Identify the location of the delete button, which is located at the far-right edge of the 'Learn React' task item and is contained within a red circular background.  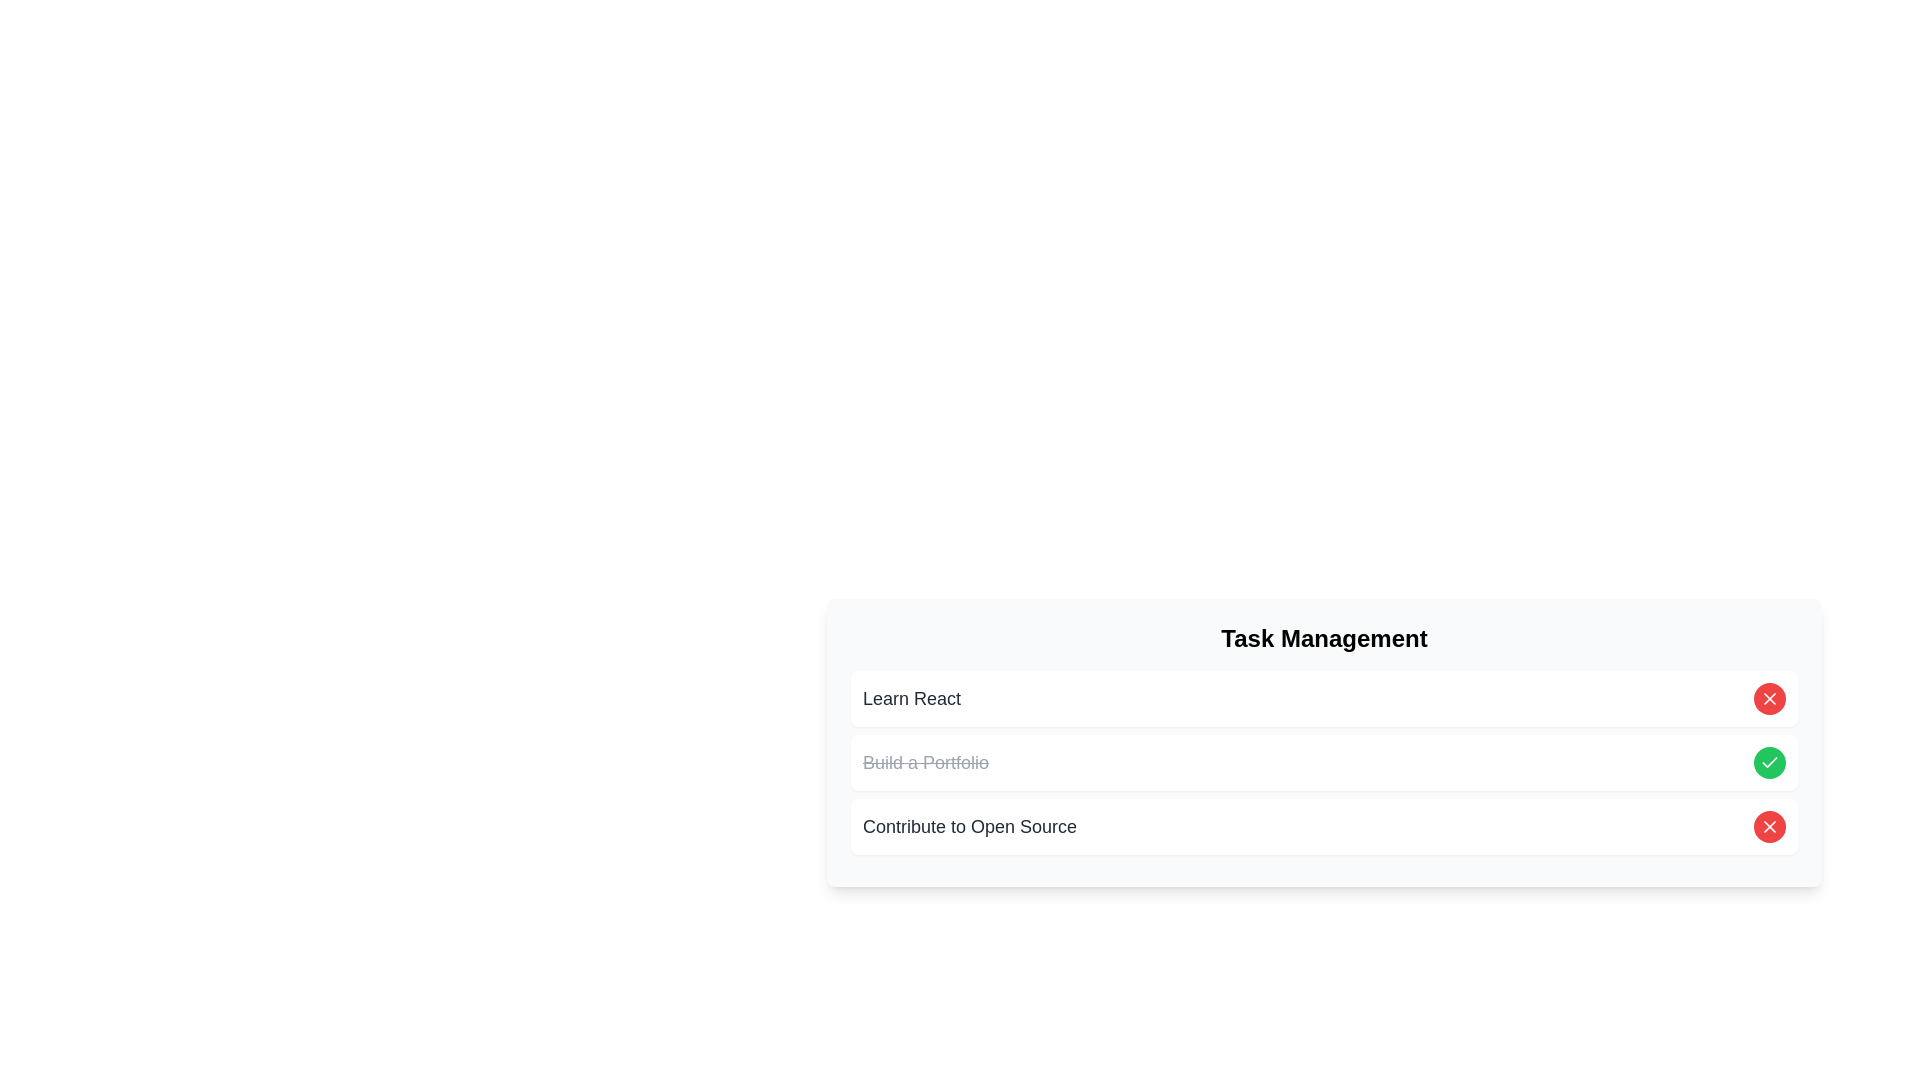
(1770, 826).